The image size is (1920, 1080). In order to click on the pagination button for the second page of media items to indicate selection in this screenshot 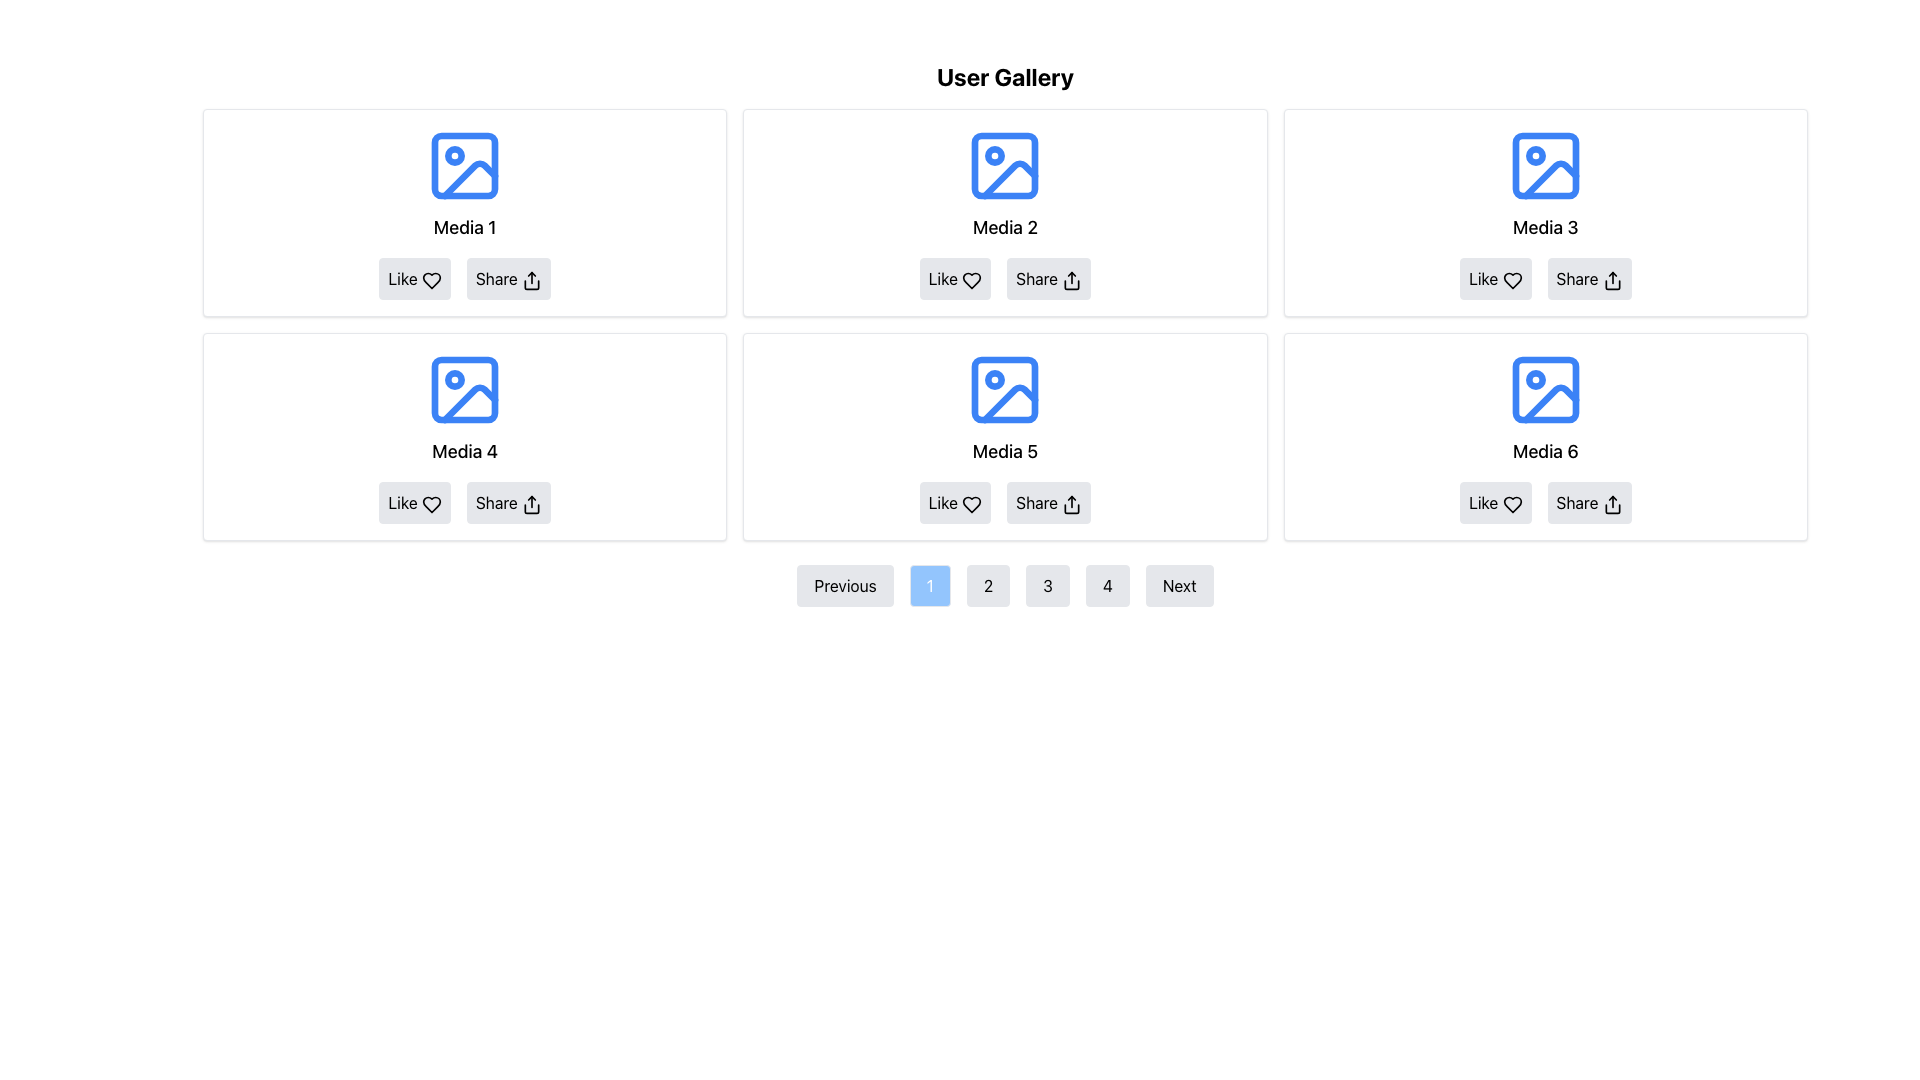, I will do `click(988, 585)`.